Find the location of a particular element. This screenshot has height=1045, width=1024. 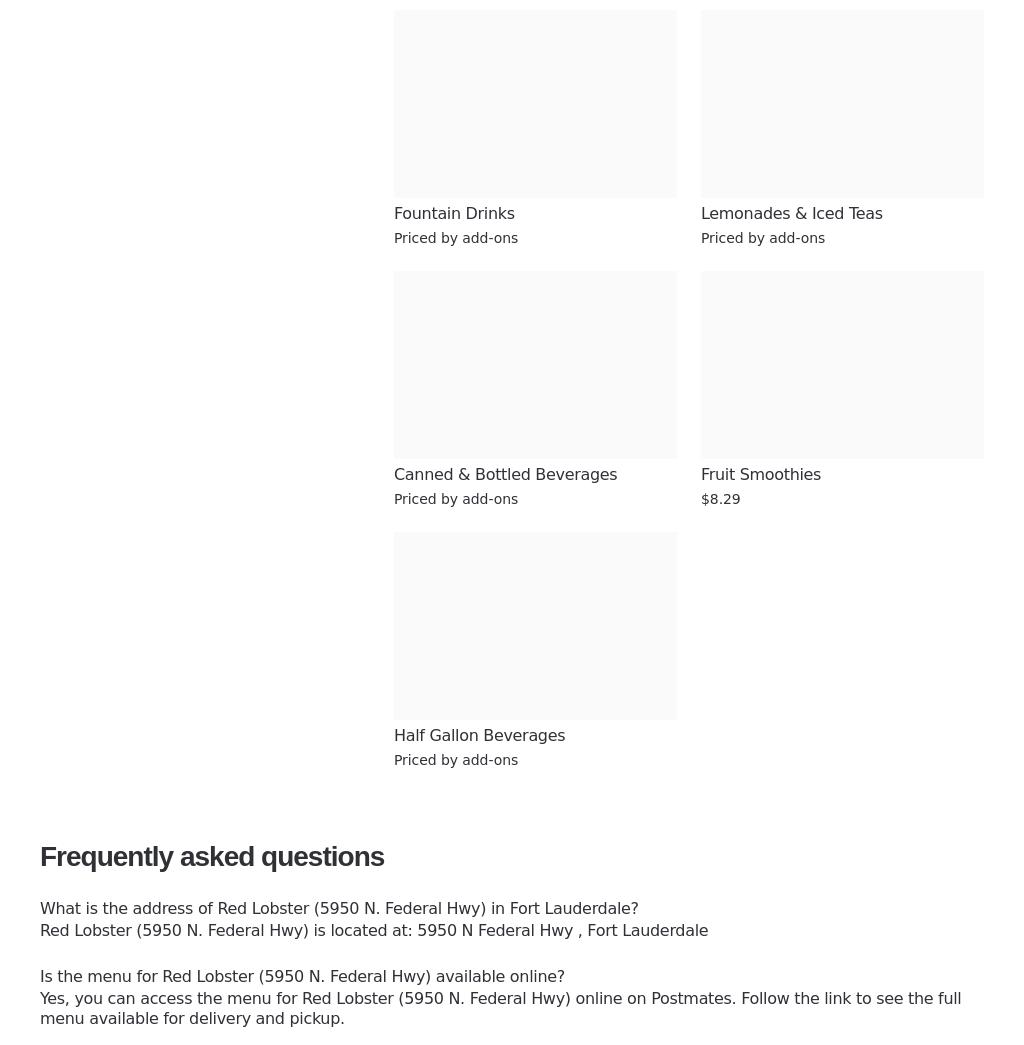

'Yes, you can access the menu for Red Lobster (5950 N. Federal Hwy) online on Postmates. Follow the link to see the full menu available for delivery and pickup.' is located at coordinates (40, 1008).